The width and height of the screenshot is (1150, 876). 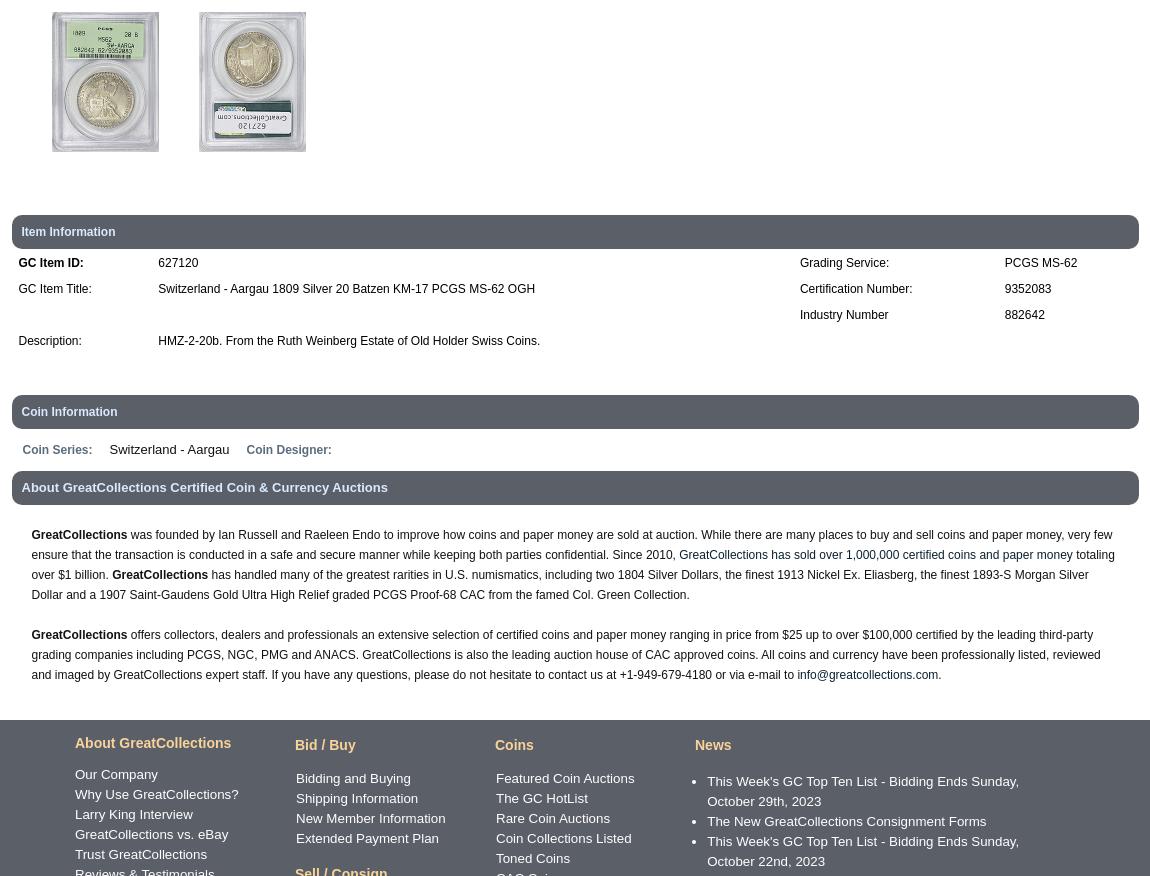 I want to click on 'HMZ-2-20b. From the Ruth Weinberg Estate of Old Holder Swiss Coins.', so click(x=157, y=340).